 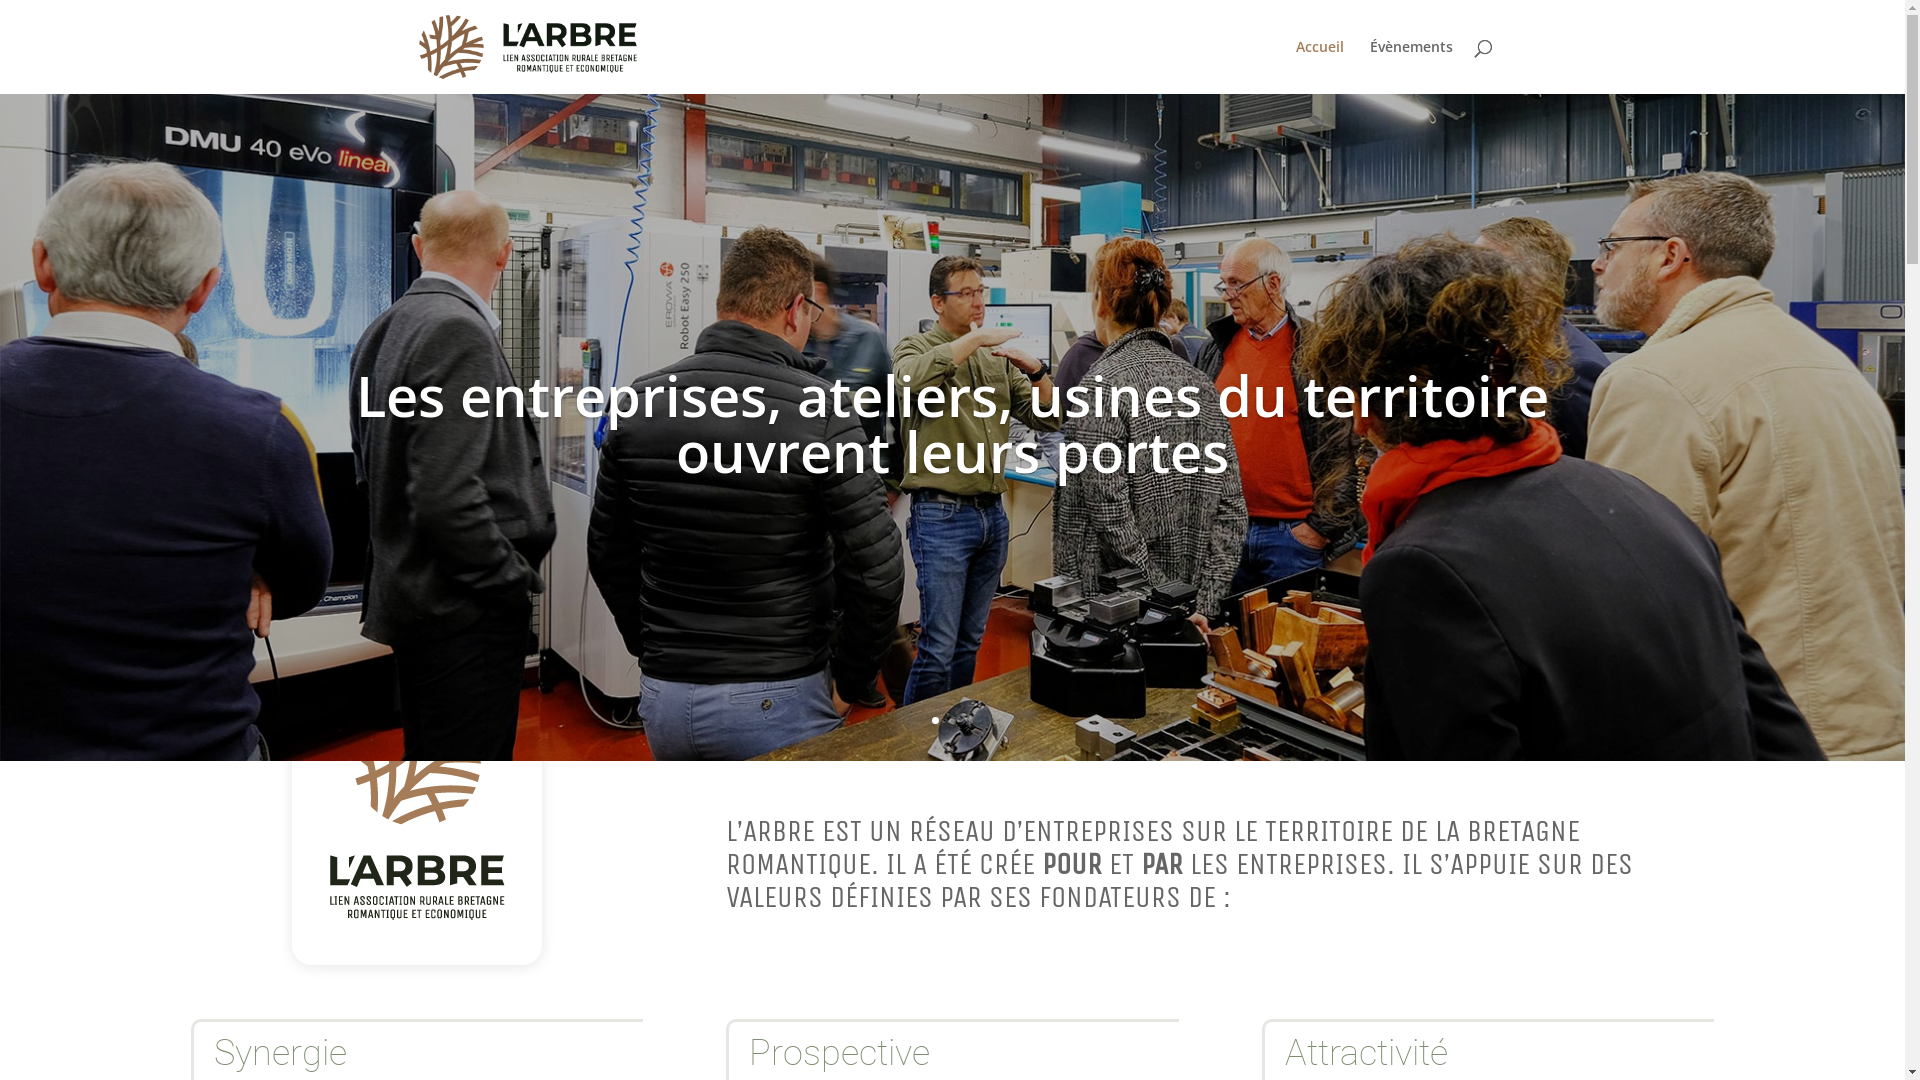 I want to click on '1', so click(x=934, y=720).